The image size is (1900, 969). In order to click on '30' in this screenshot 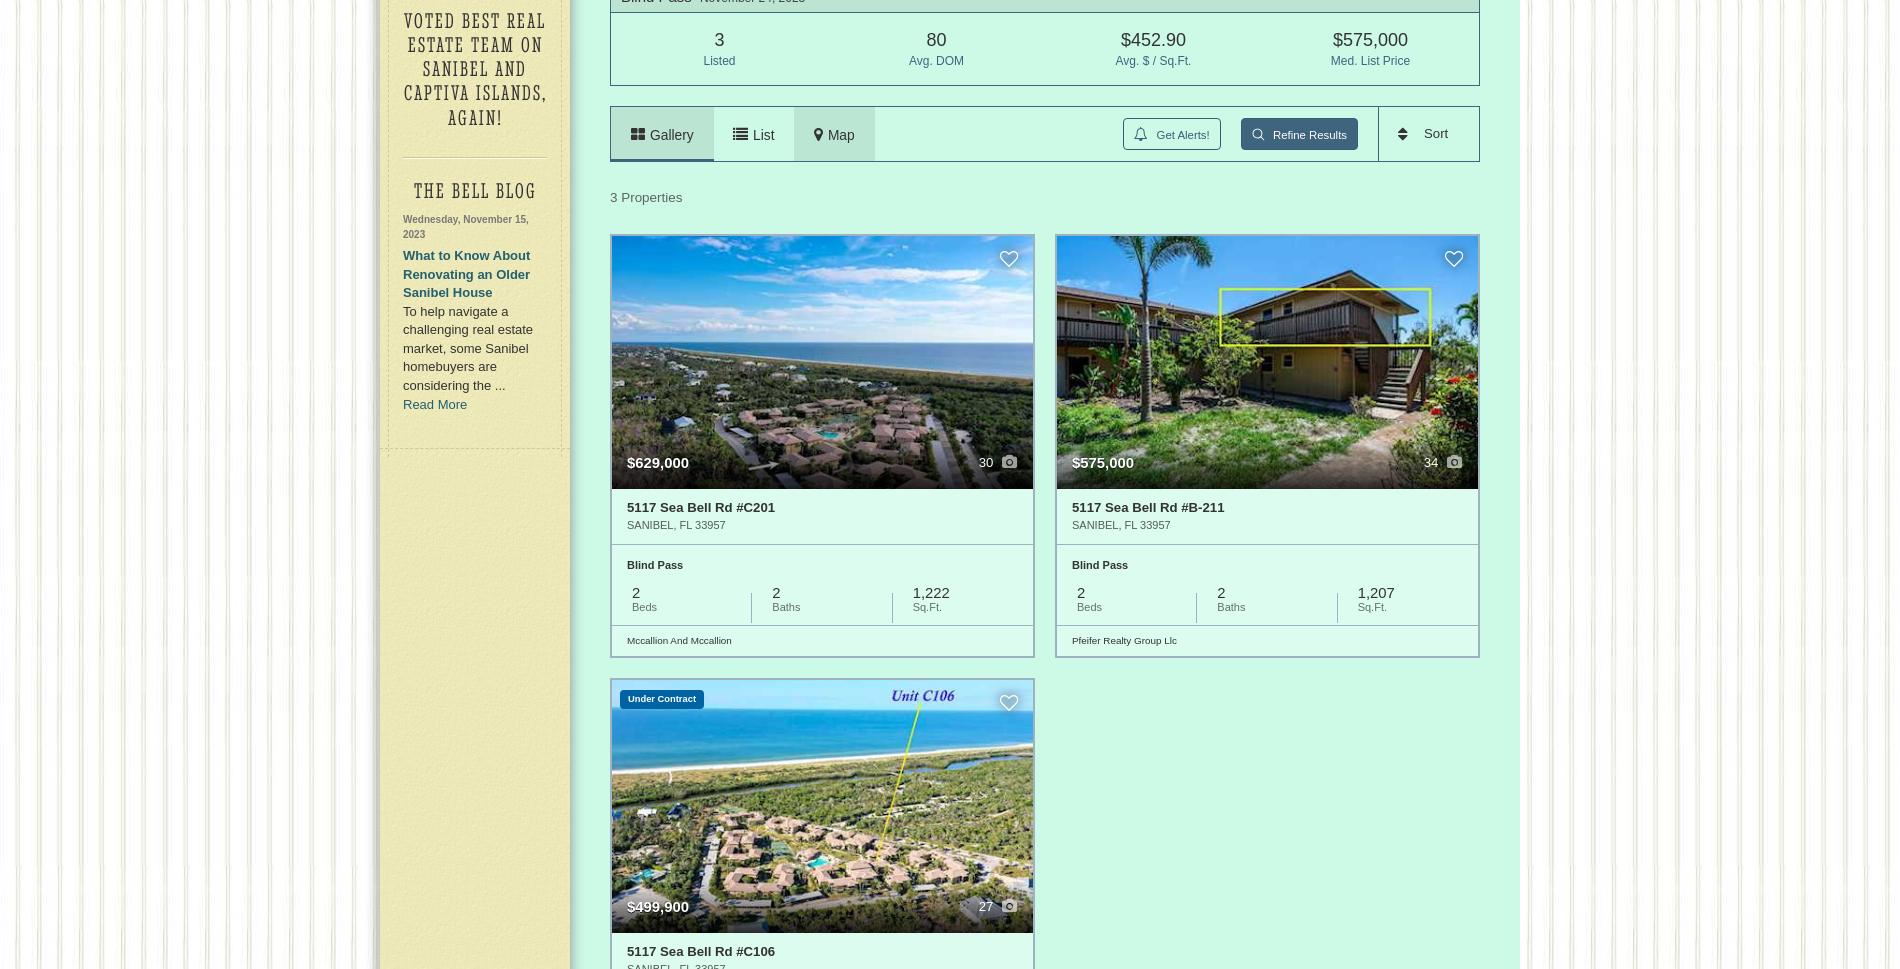, I will do `click(987, 462)`.